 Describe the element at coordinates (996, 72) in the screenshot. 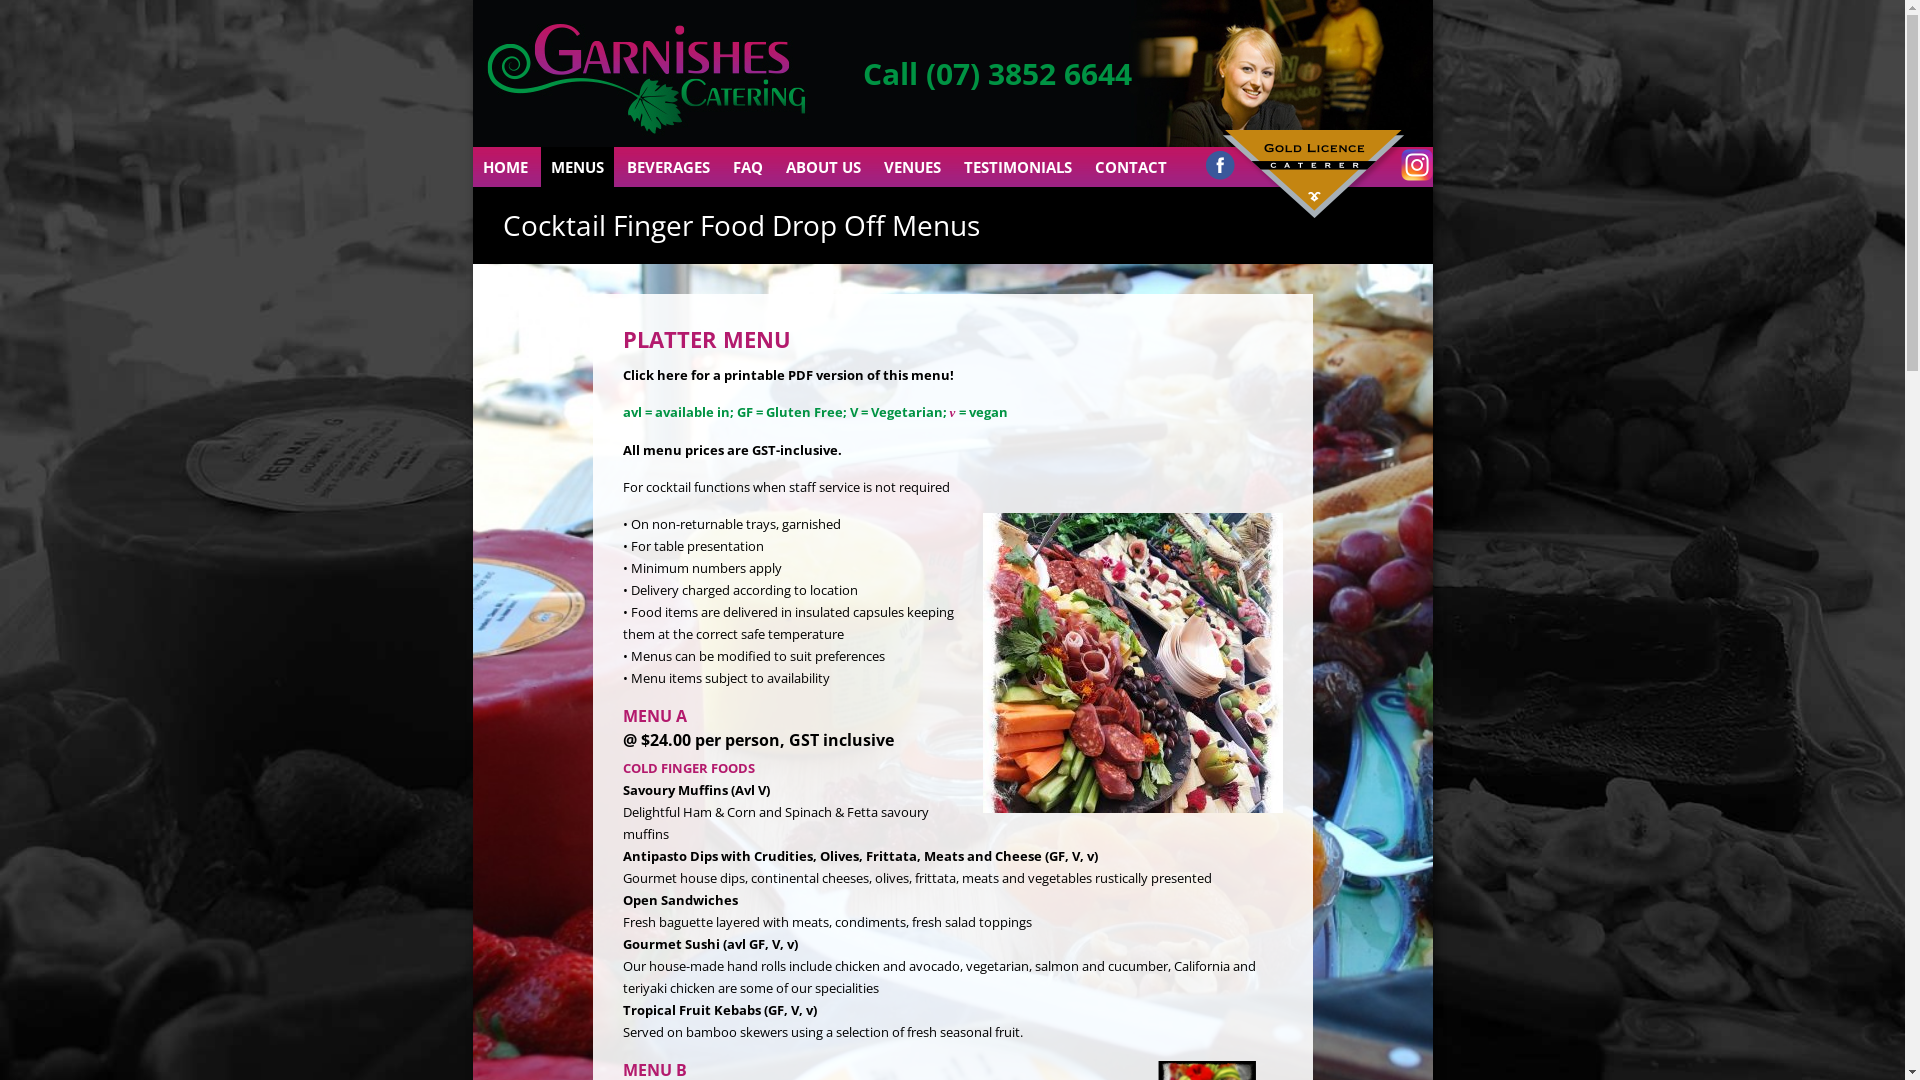

I see `'Call (07) 3852 6644'` at that location.